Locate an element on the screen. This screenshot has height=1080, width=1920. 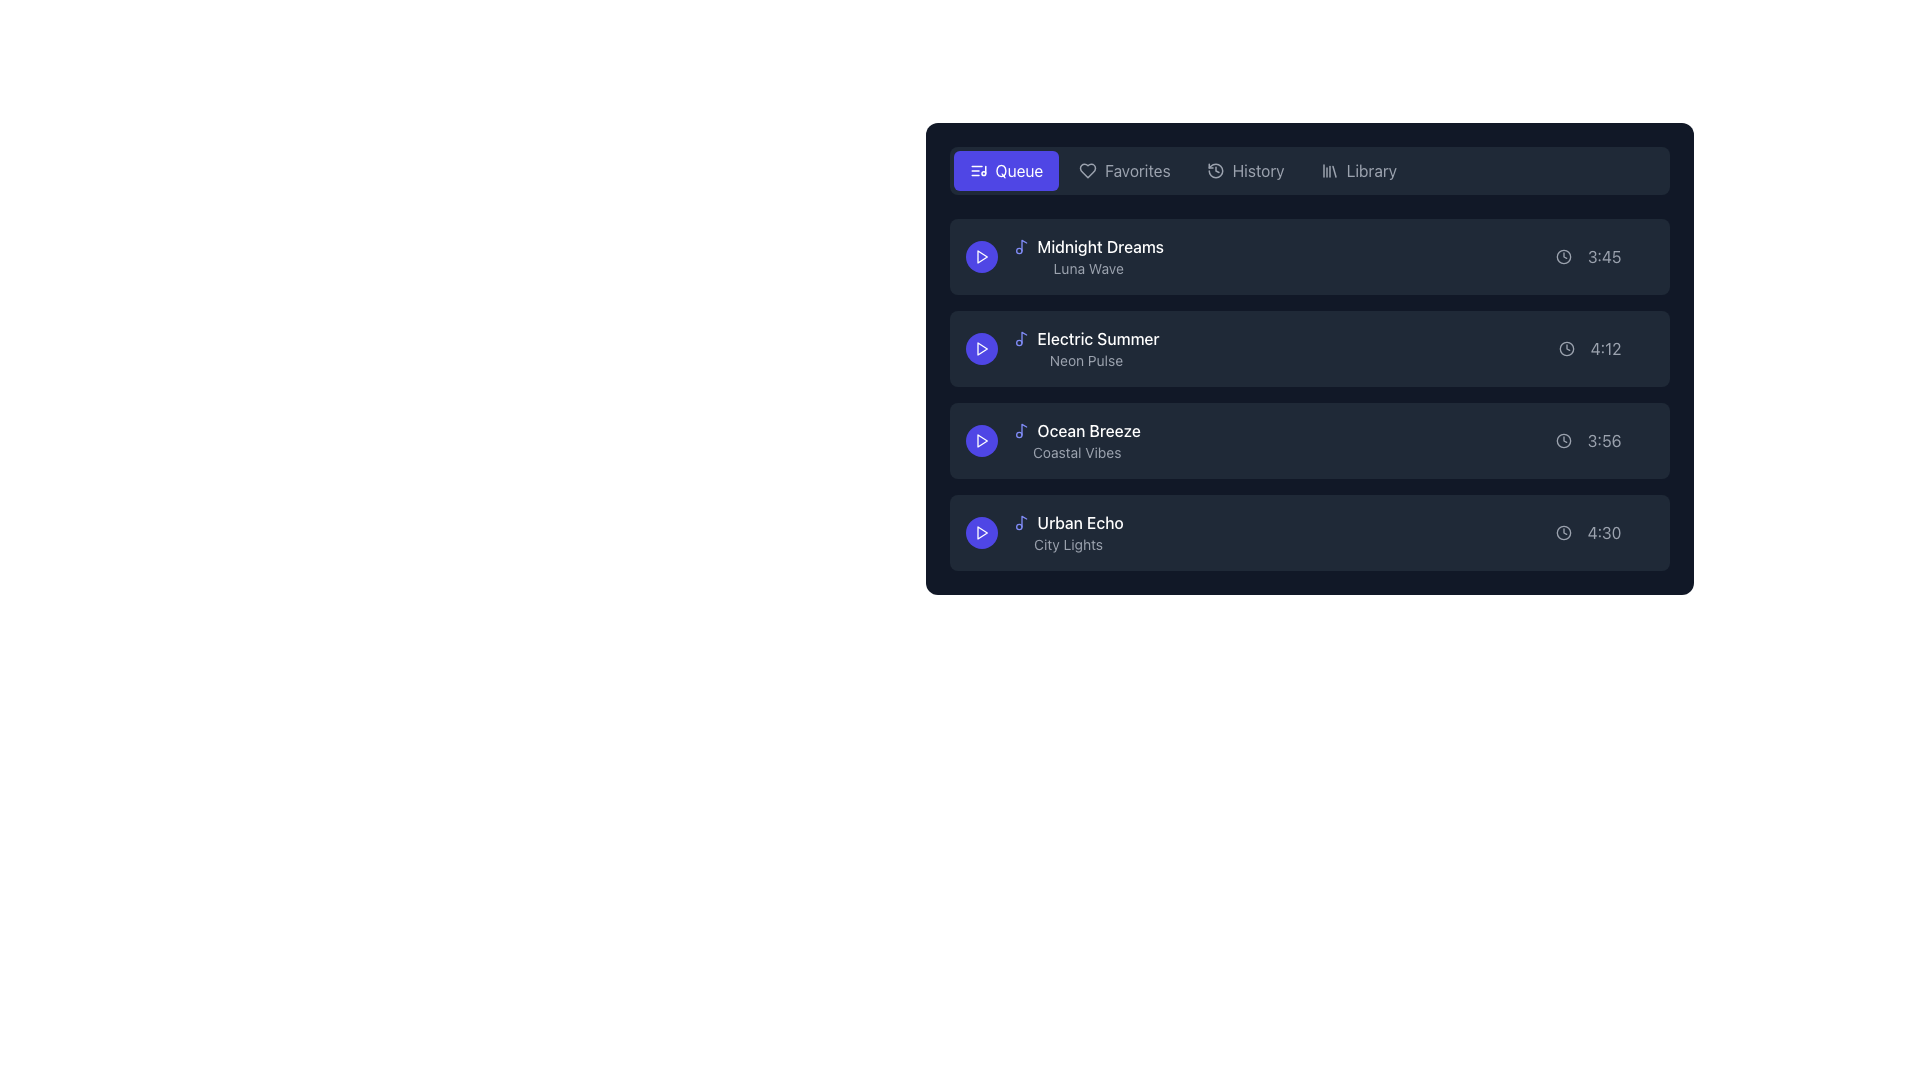
the text label that indicates the duration of the track listed in the second row, located in front of a clock icon on the right-hand side is located at coordinates (1606, 347).